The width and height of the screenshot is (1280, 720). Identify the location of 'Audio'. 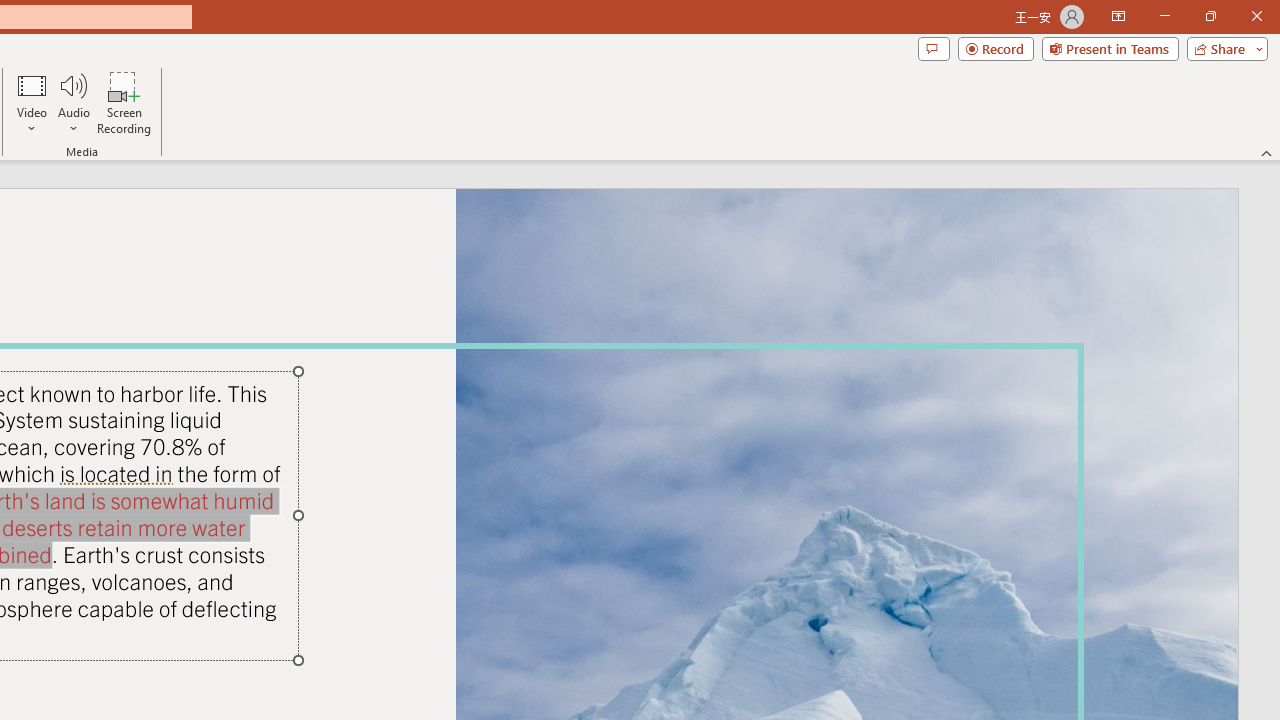
(73, 103).